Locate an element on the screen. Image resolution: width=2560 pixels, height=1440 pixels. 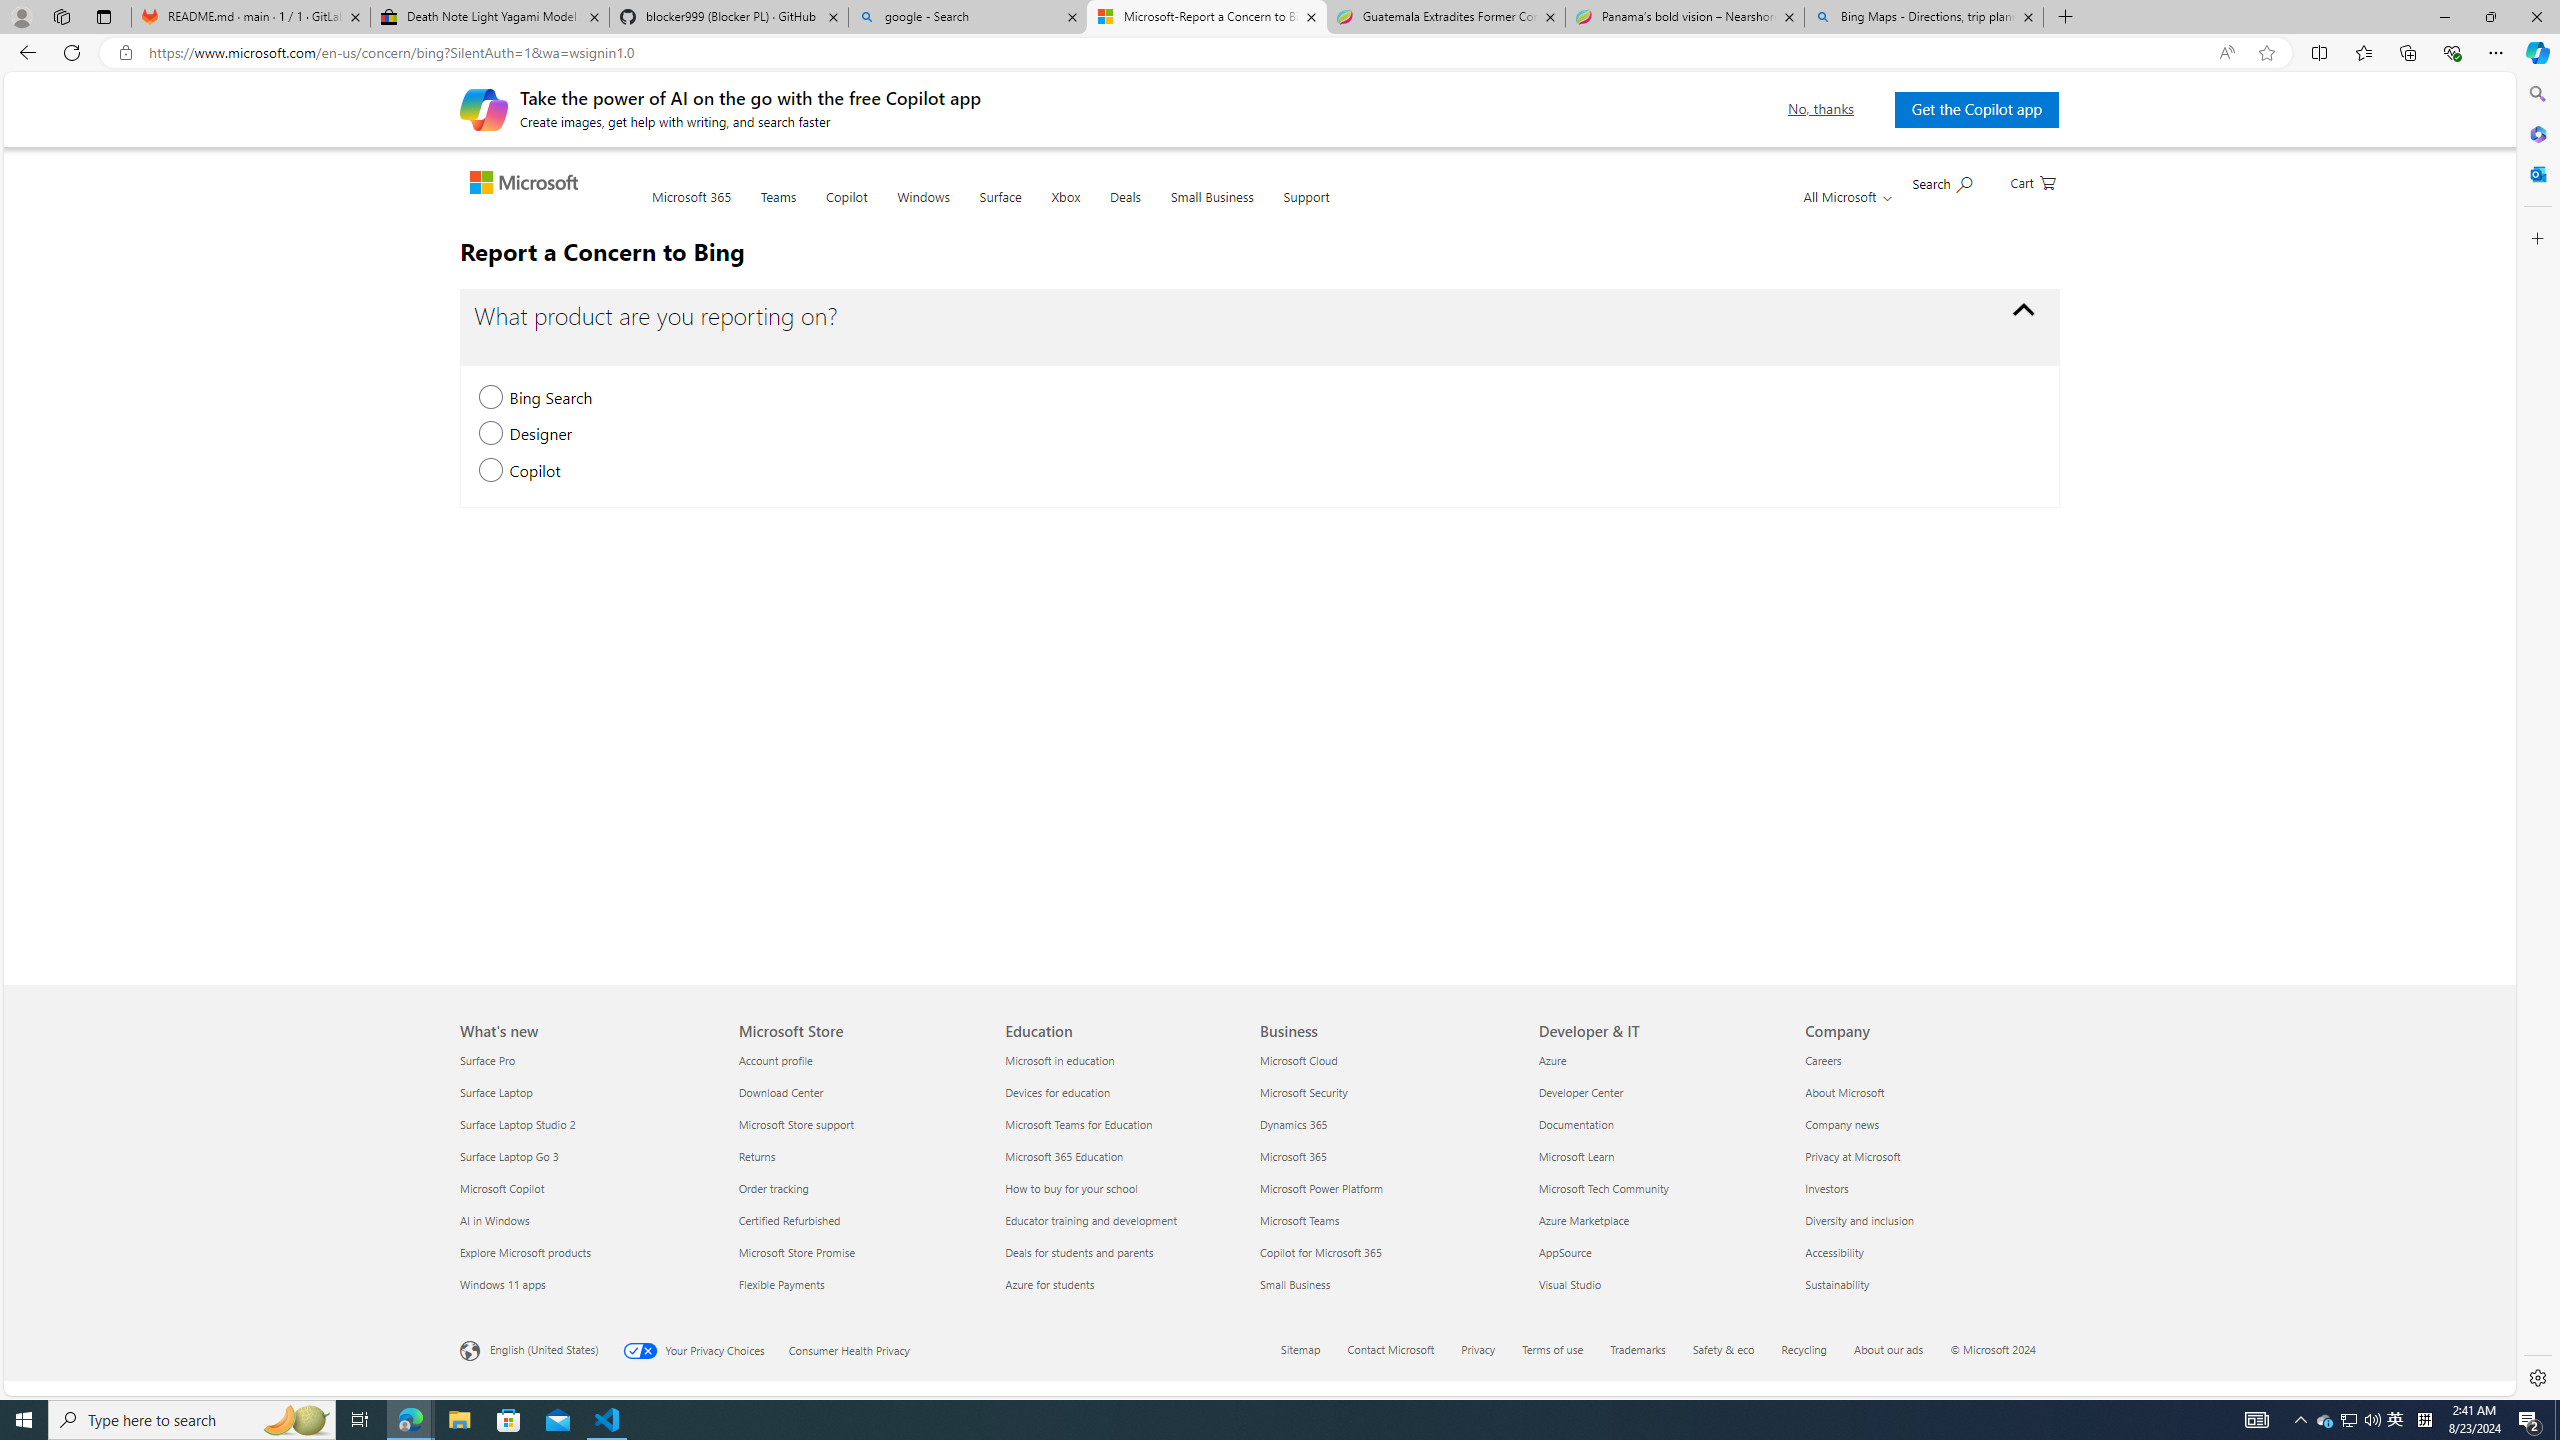
'Microsoft Store Promise' is located at coordinates (860, 1252).